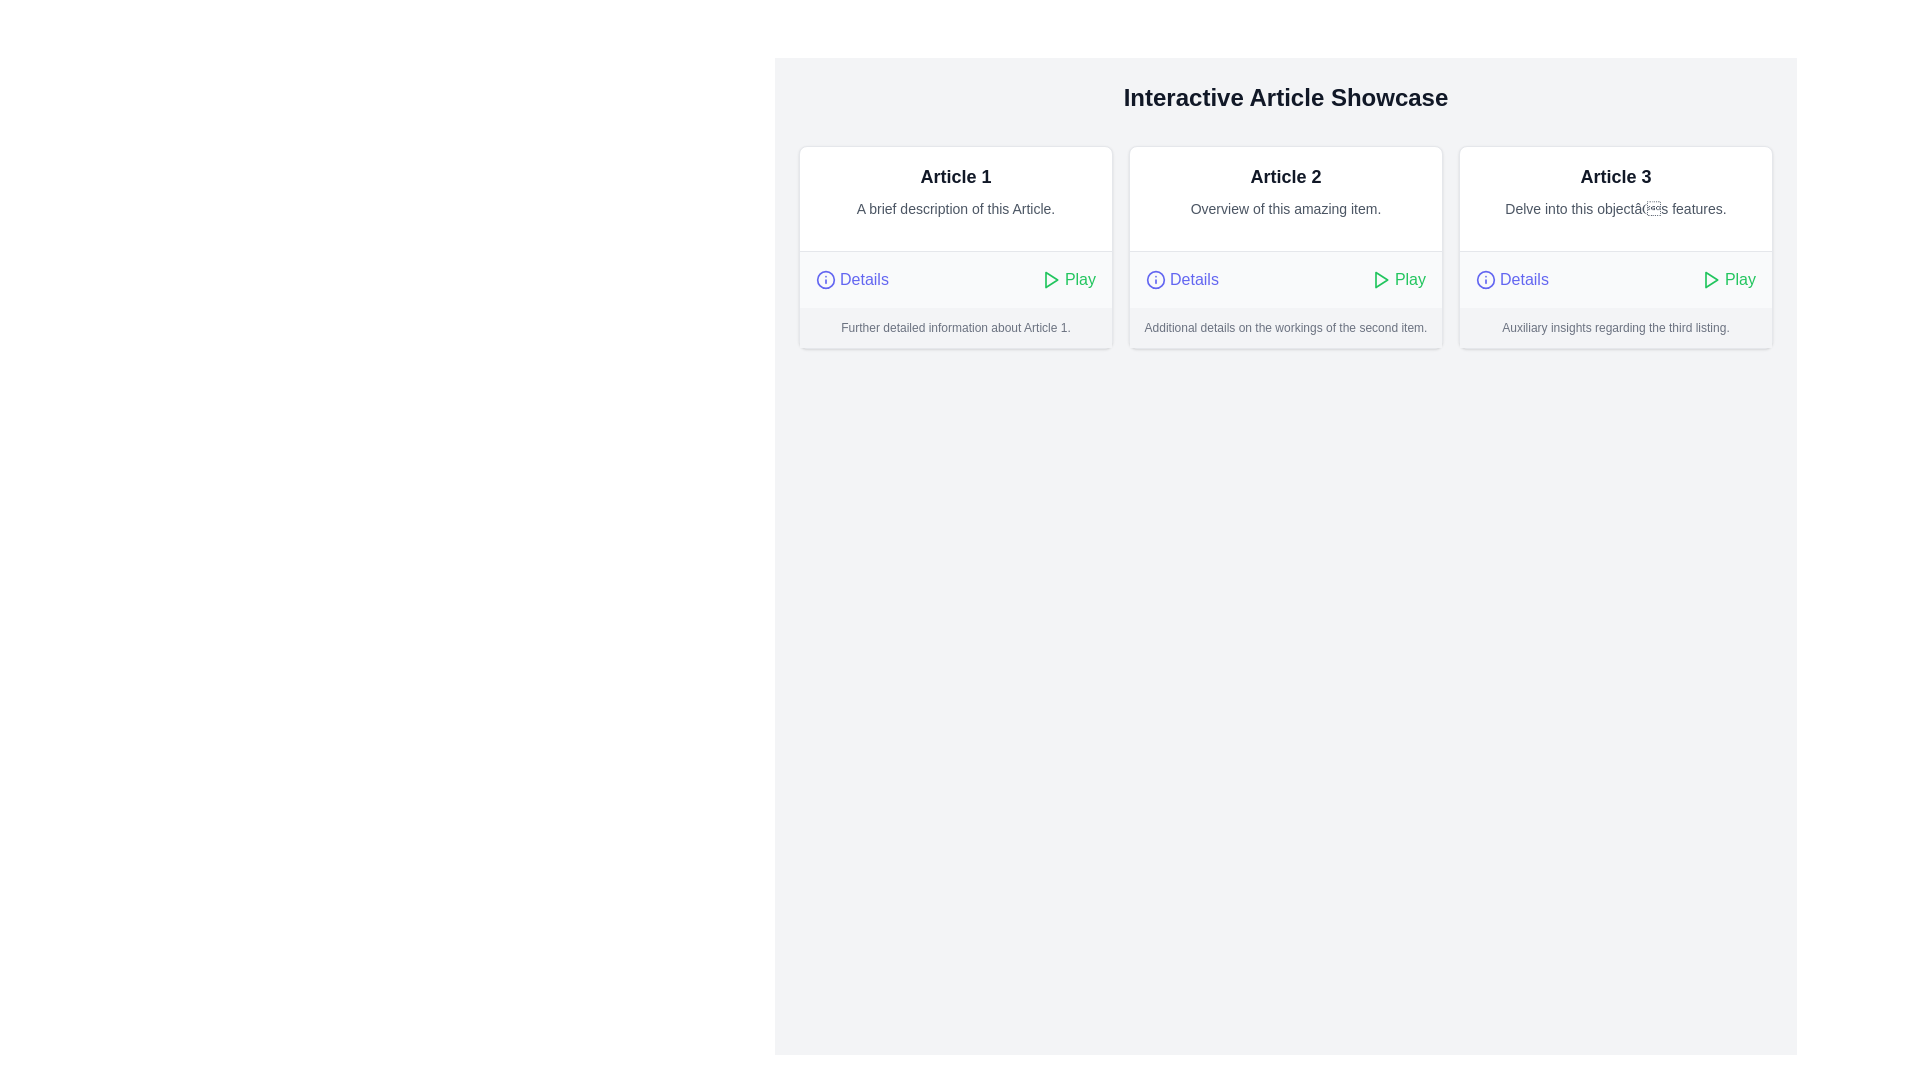  What do you see at coordinates (1156, 280) in the screenshot?
I see `the SVG Icon (Information) element, which features a circular outline with an 'i' symbol inside, located adjacent to the 'Details' label in the second content box labeled 'Article 2'` at bounding box center [1156, 280].